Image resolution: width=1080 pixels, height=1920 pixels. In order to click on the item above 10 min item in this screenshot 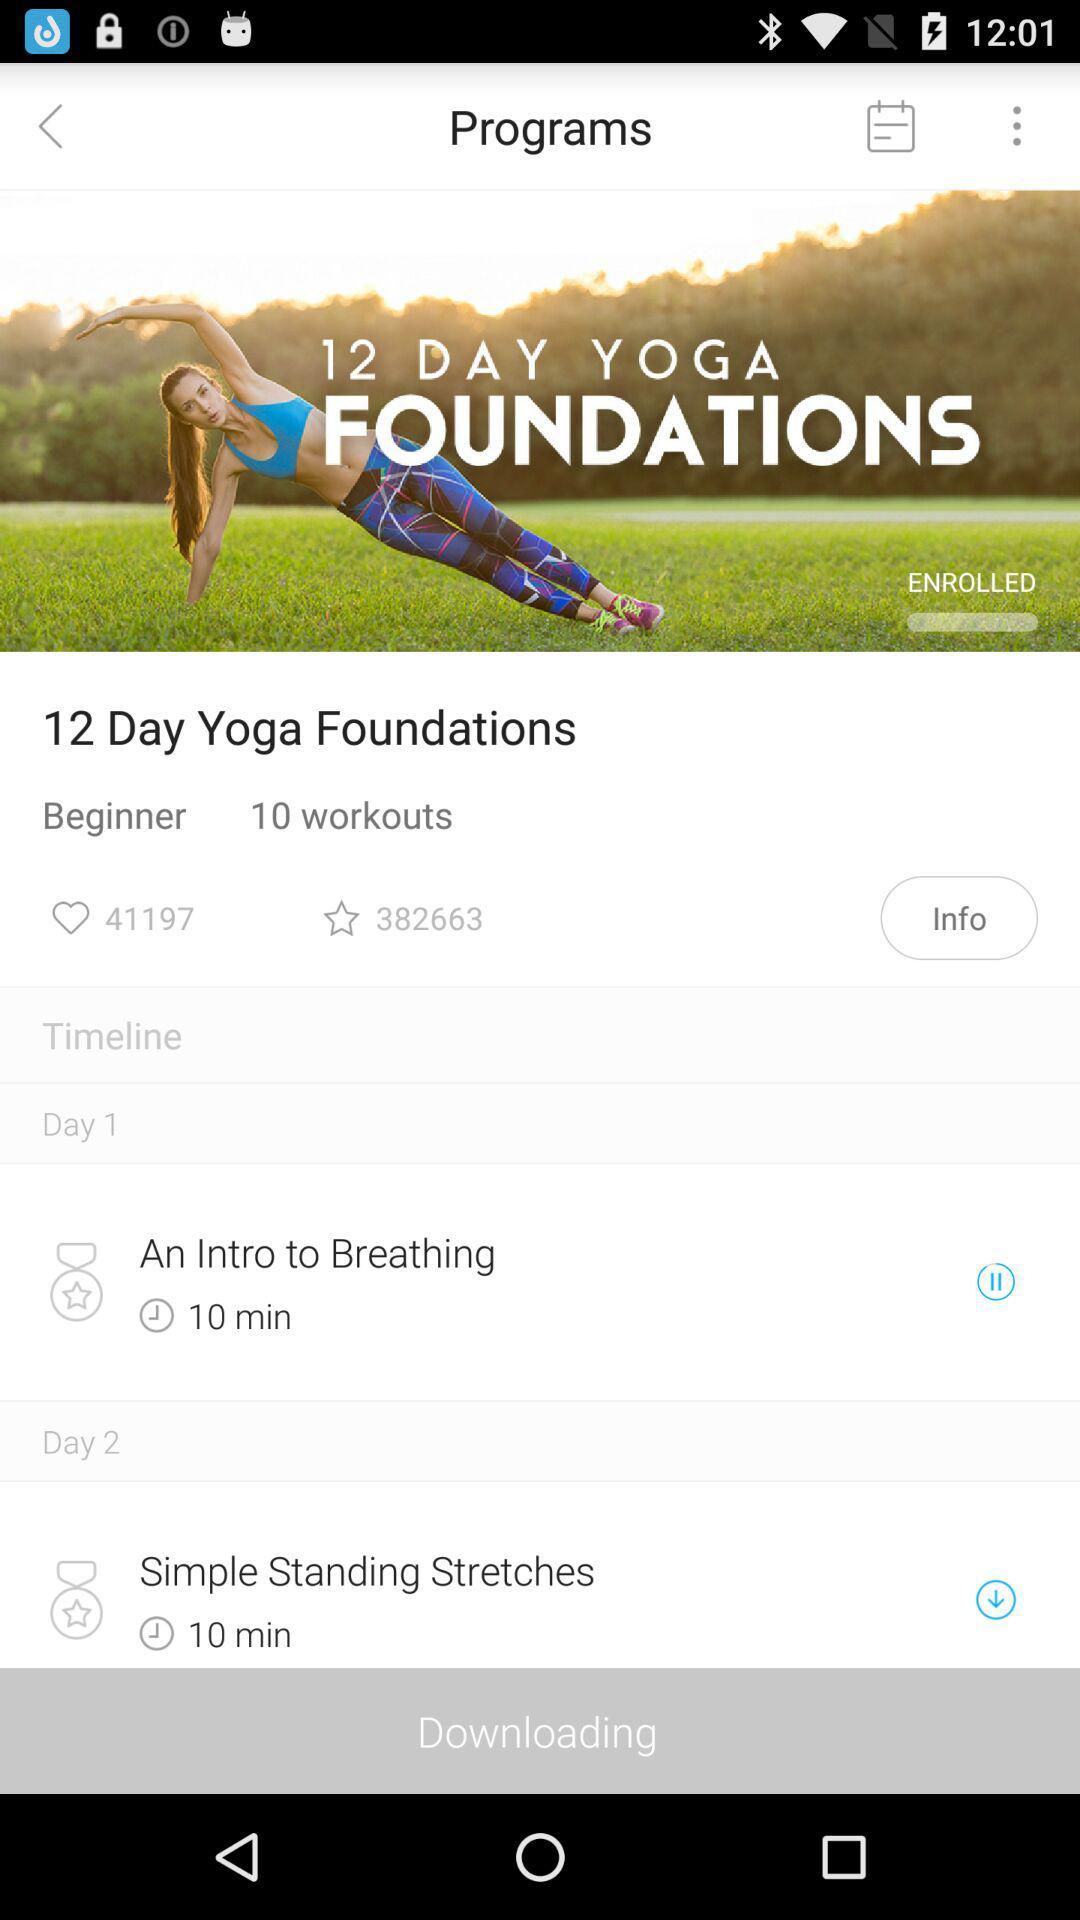, I will do `click(470, 1251)`.